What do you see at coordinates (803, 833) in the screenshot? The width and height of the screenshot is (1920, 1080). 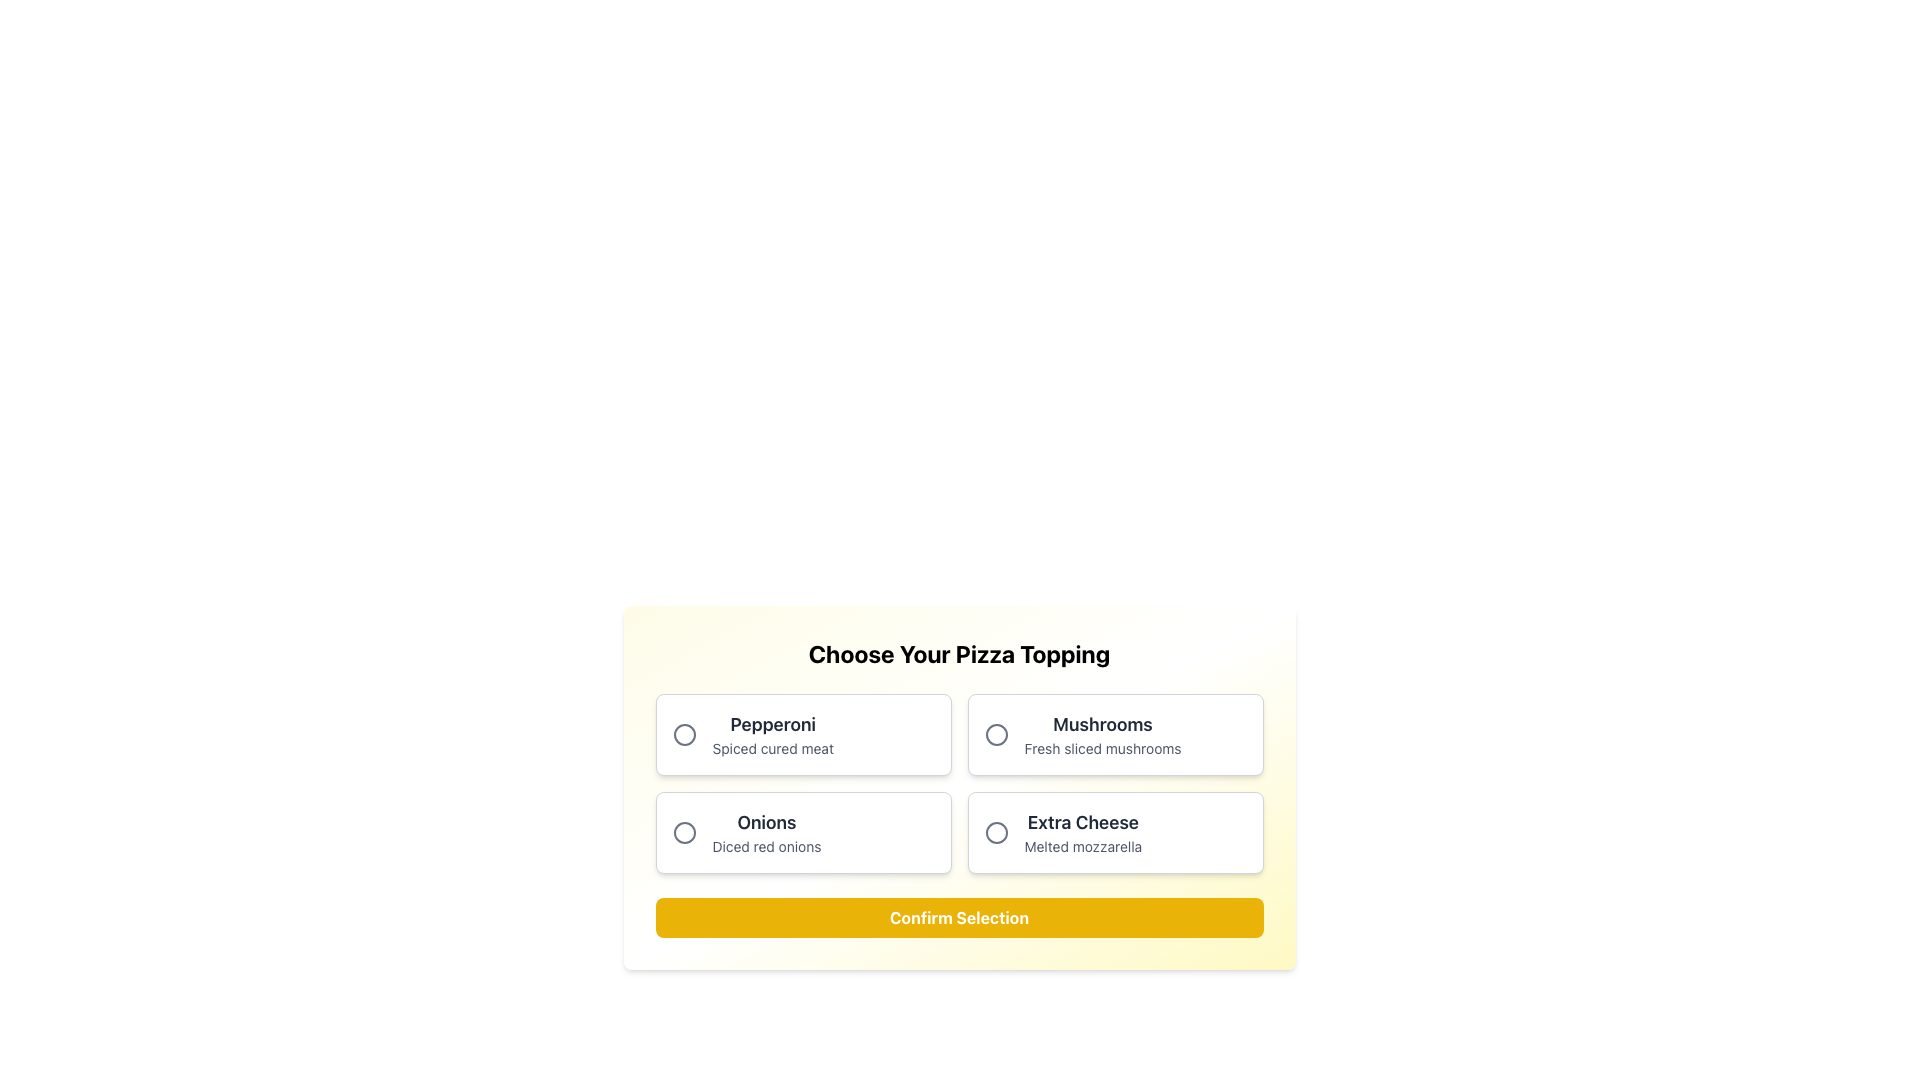 I see `the radio button on the 'Onions' selectable card located in the bottom-left position of the grid` at bounding box center [803, 833].